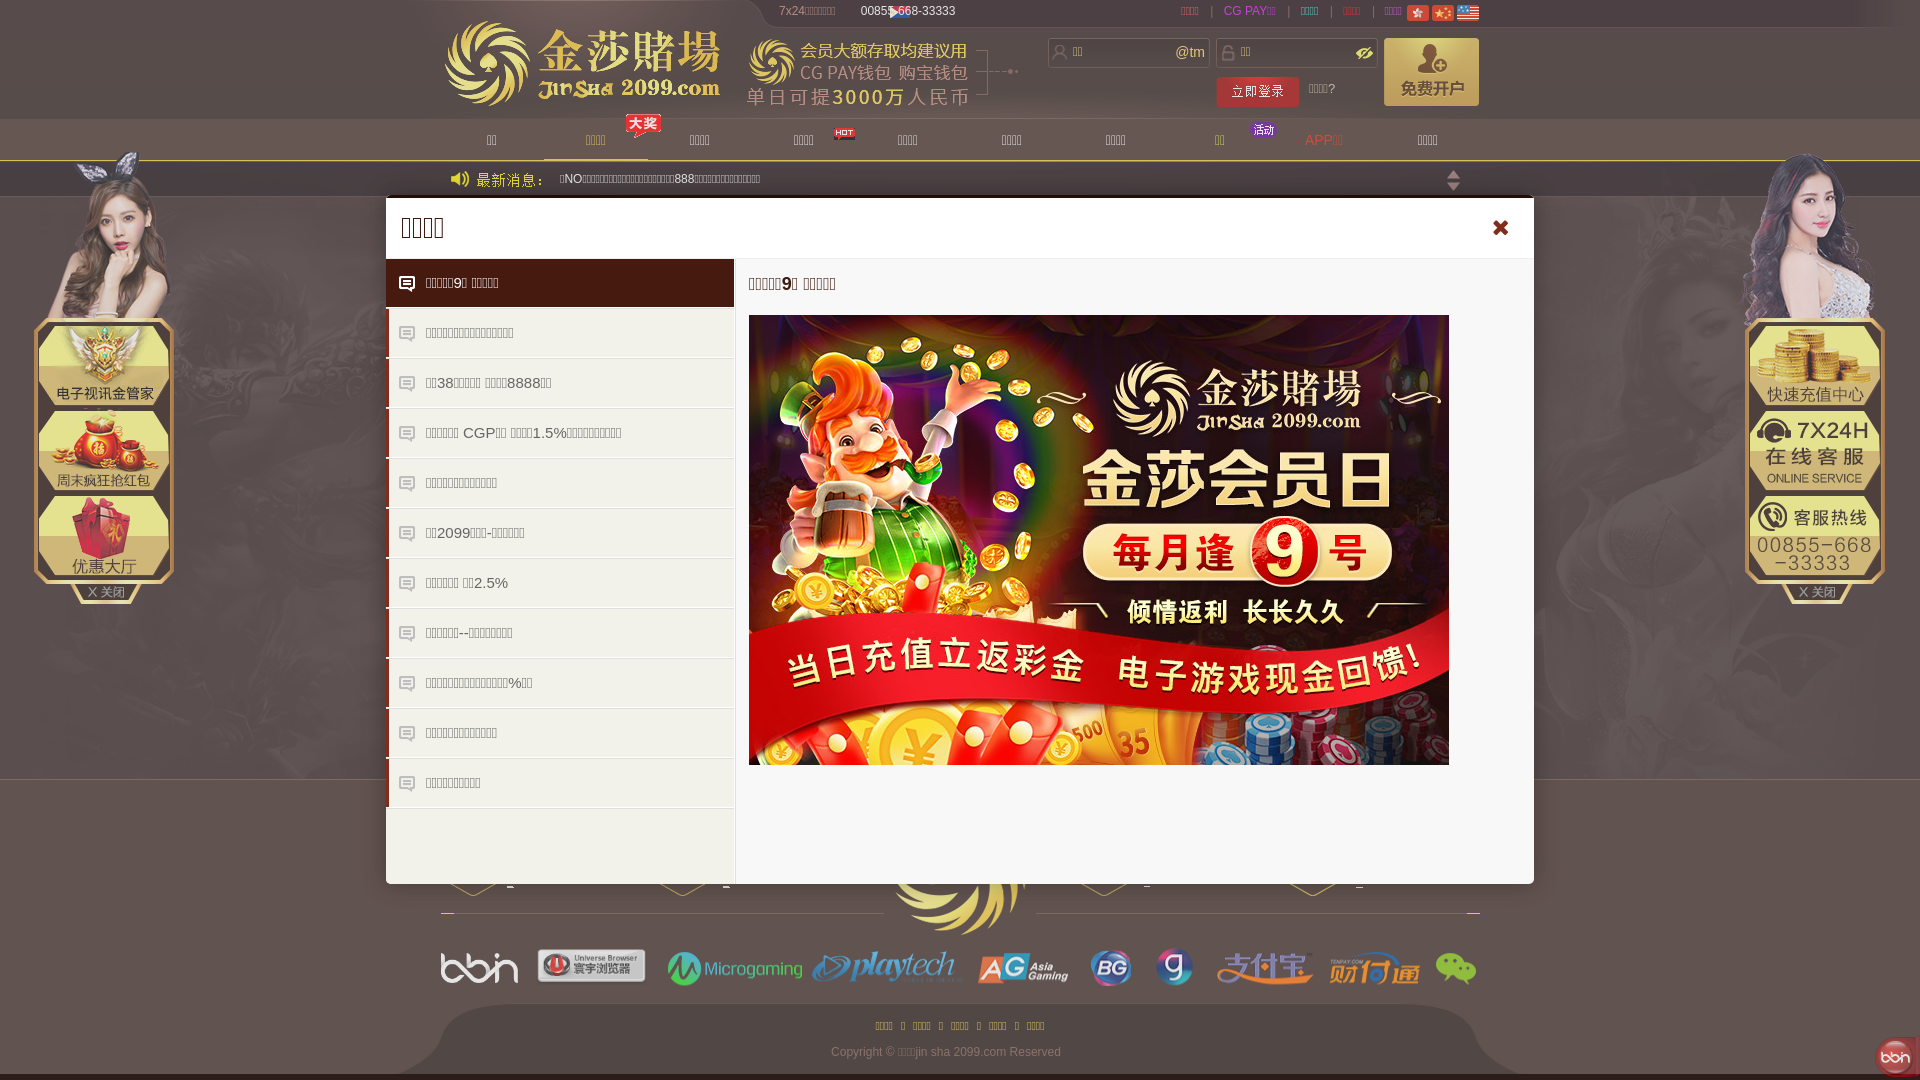 This screenshot has width=1920, height=1080. What do you see at coordinates (1468, 12) in the screenshot?
I see `'English'` at bounding box center [1468, 12].